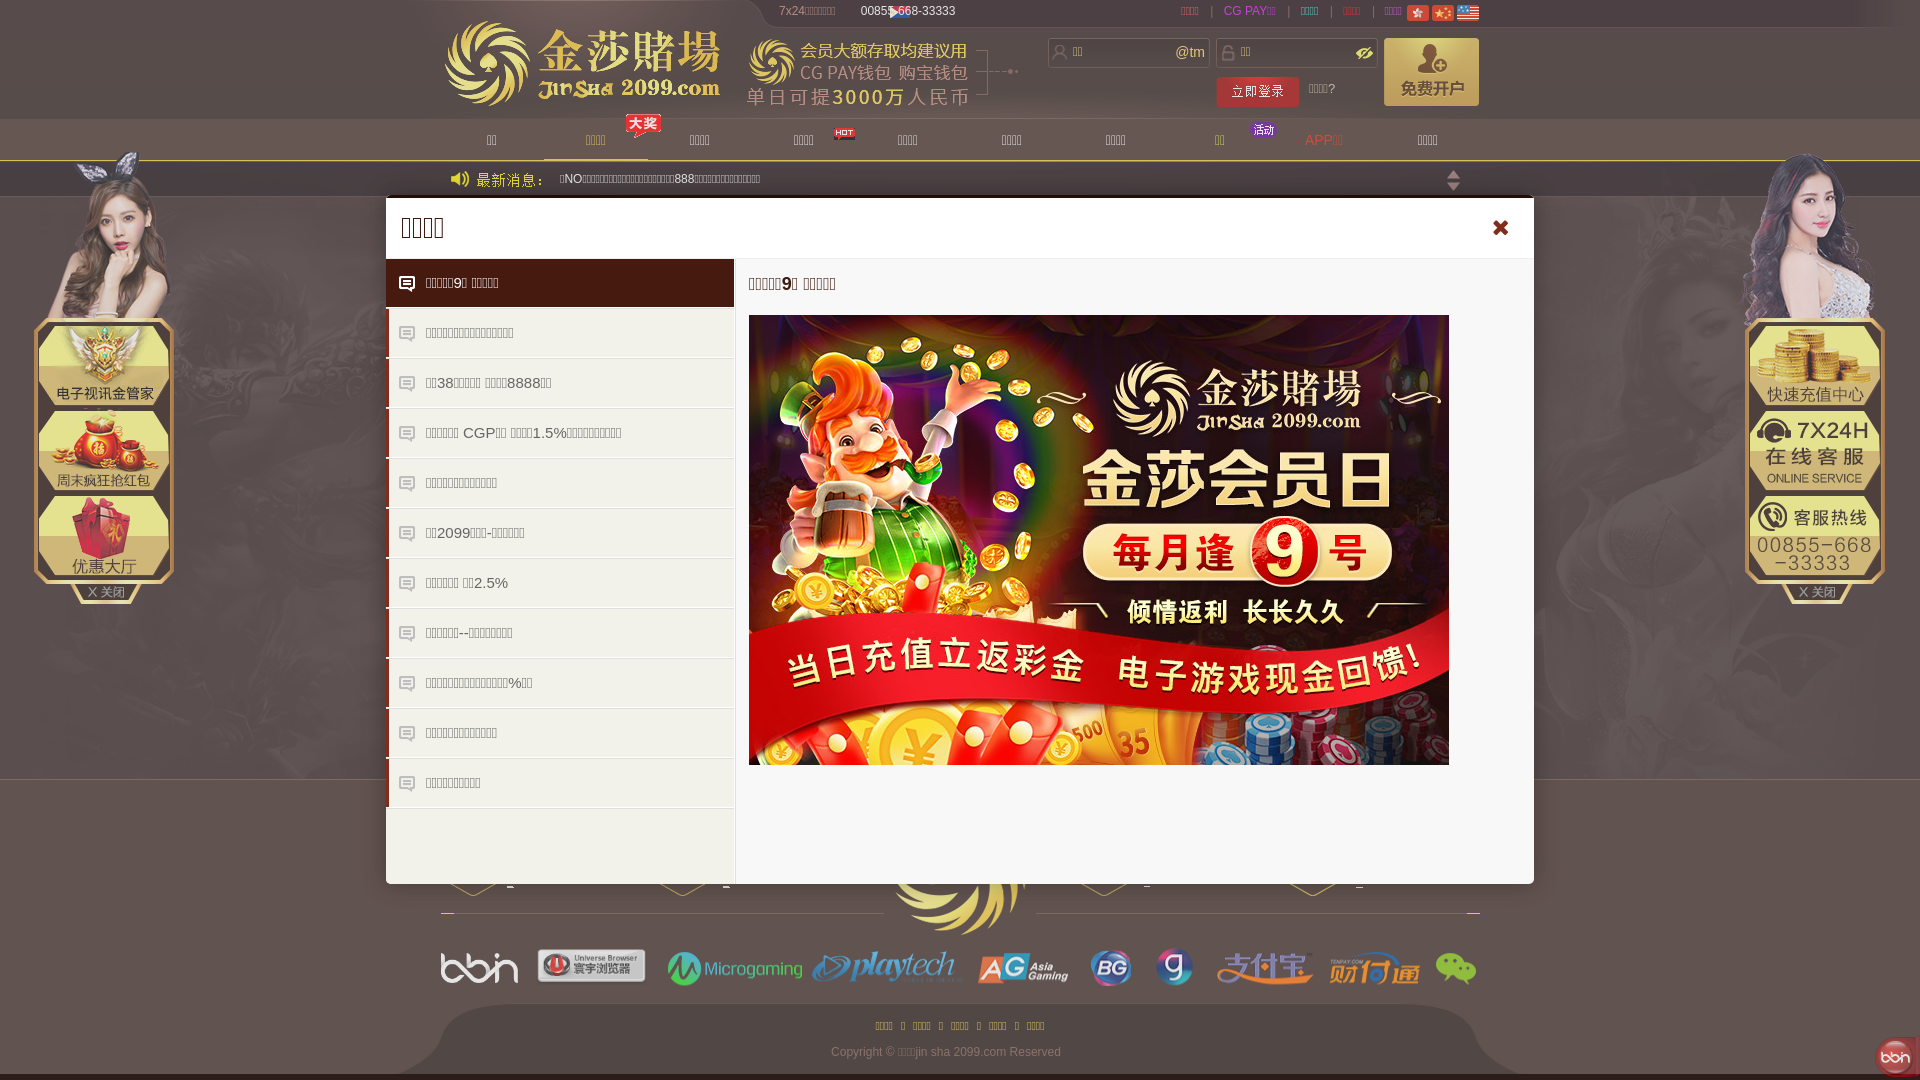 This screenshot has width=1920, height=1080. What do you see at coordinates (1468, 12) in the screenshot?
I see `'English'` at bounding box center [1468, 12].